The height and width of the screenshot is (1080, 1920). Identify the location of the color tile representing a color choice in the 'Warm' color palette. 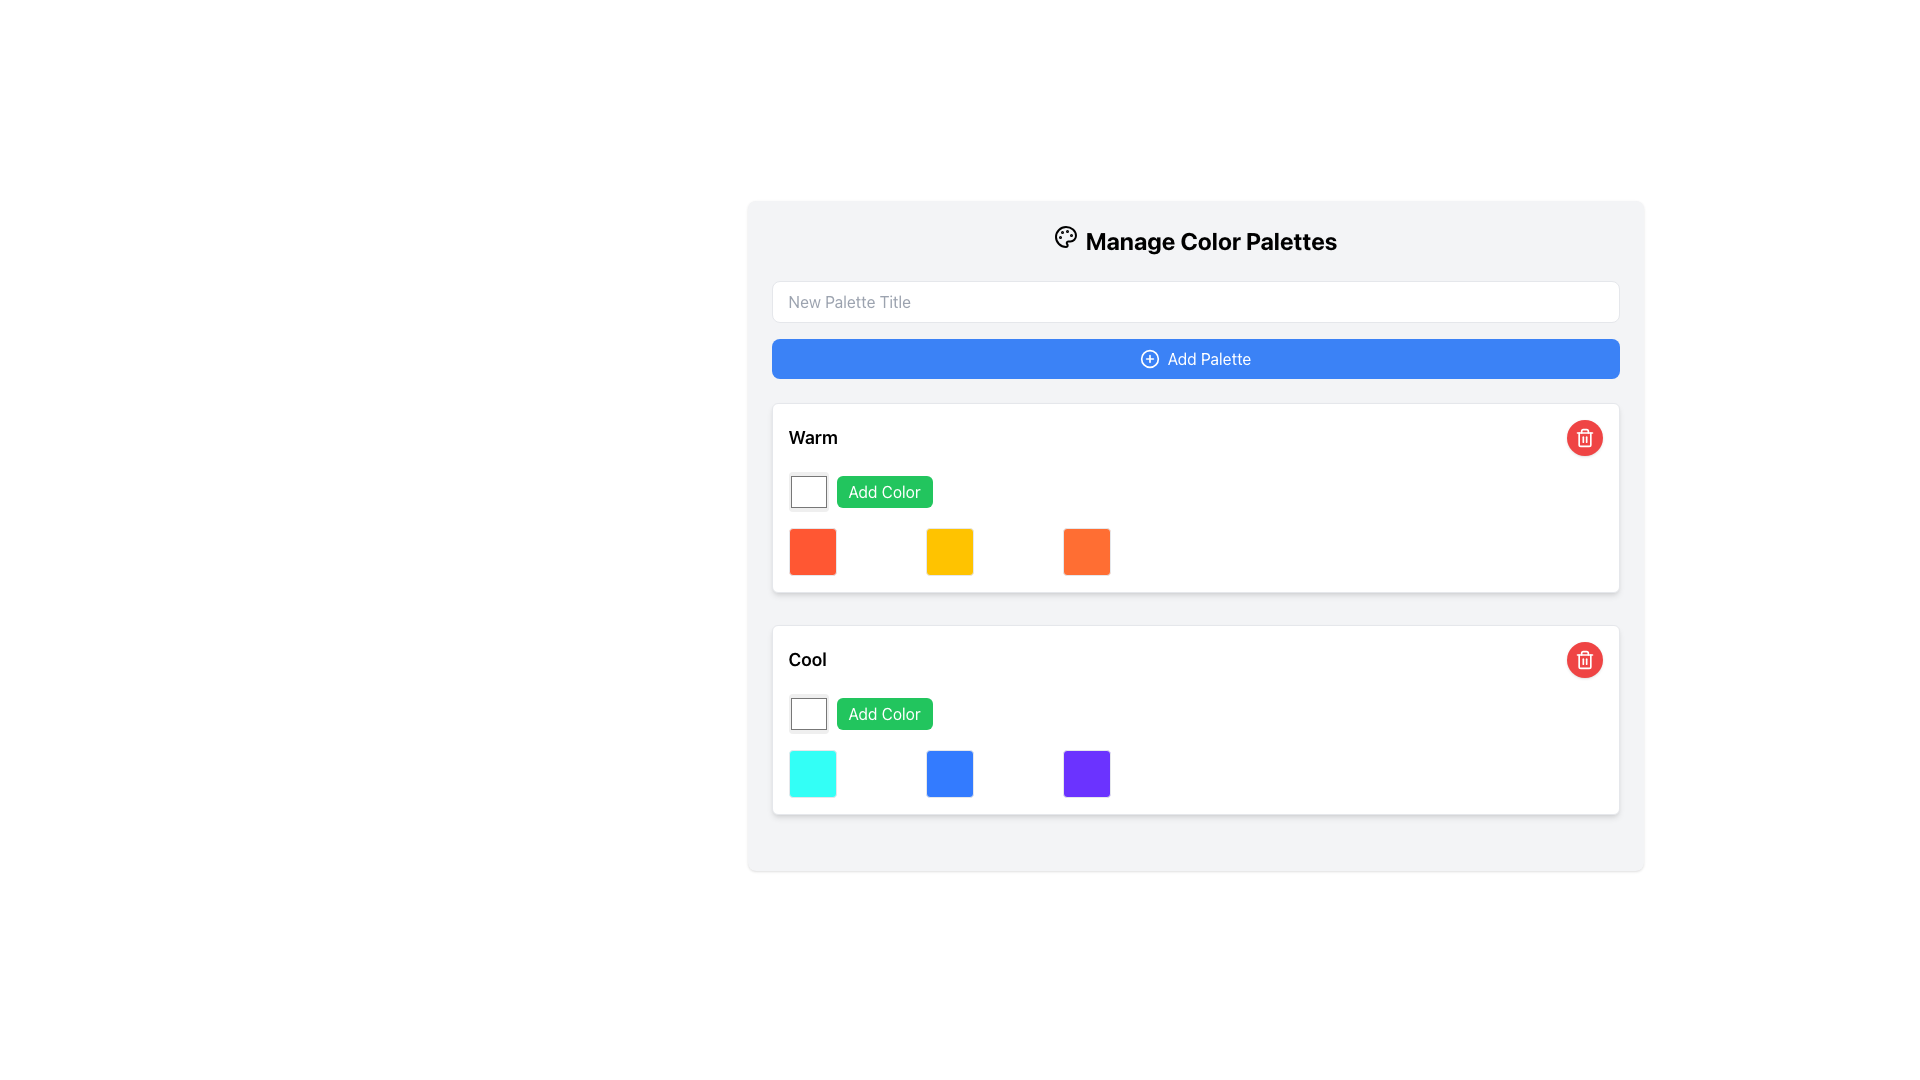
(812, 551).